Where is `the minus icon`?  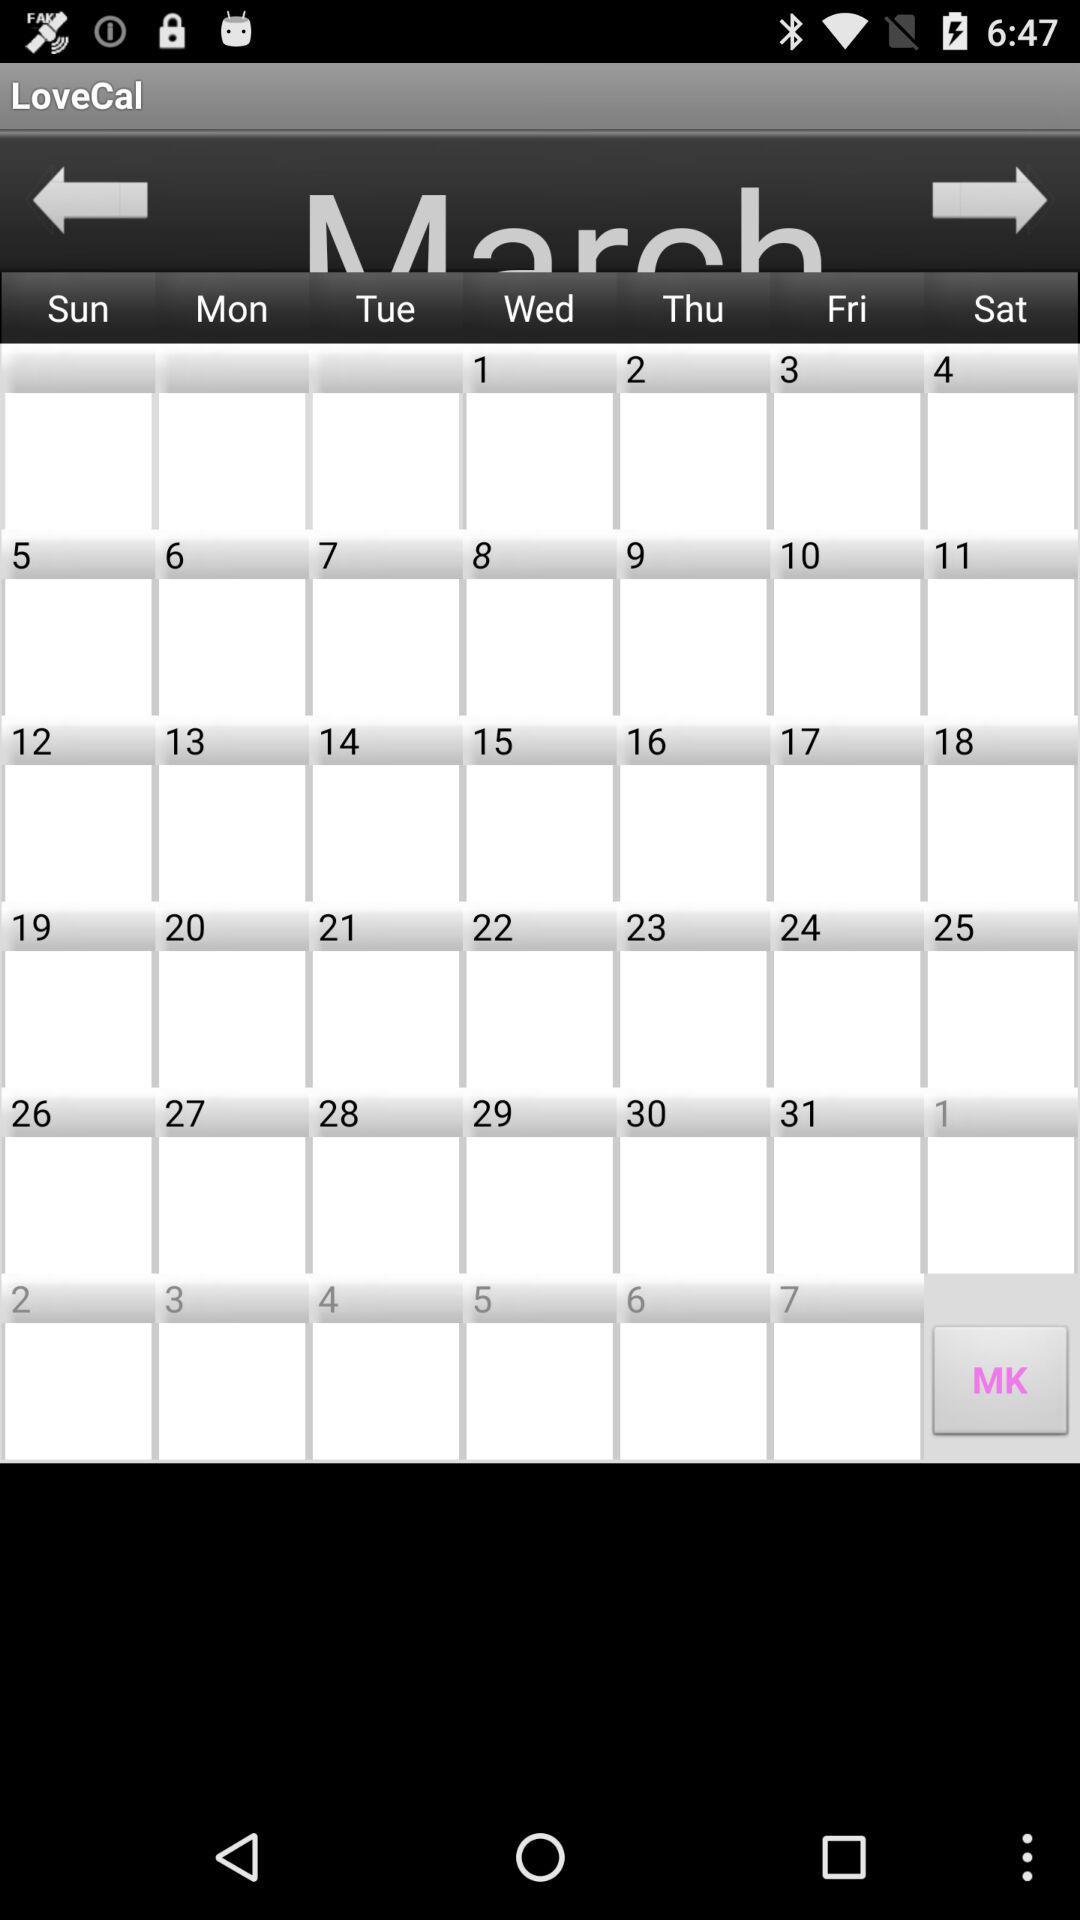
the minus icon is located at coordinates (231, 1089).